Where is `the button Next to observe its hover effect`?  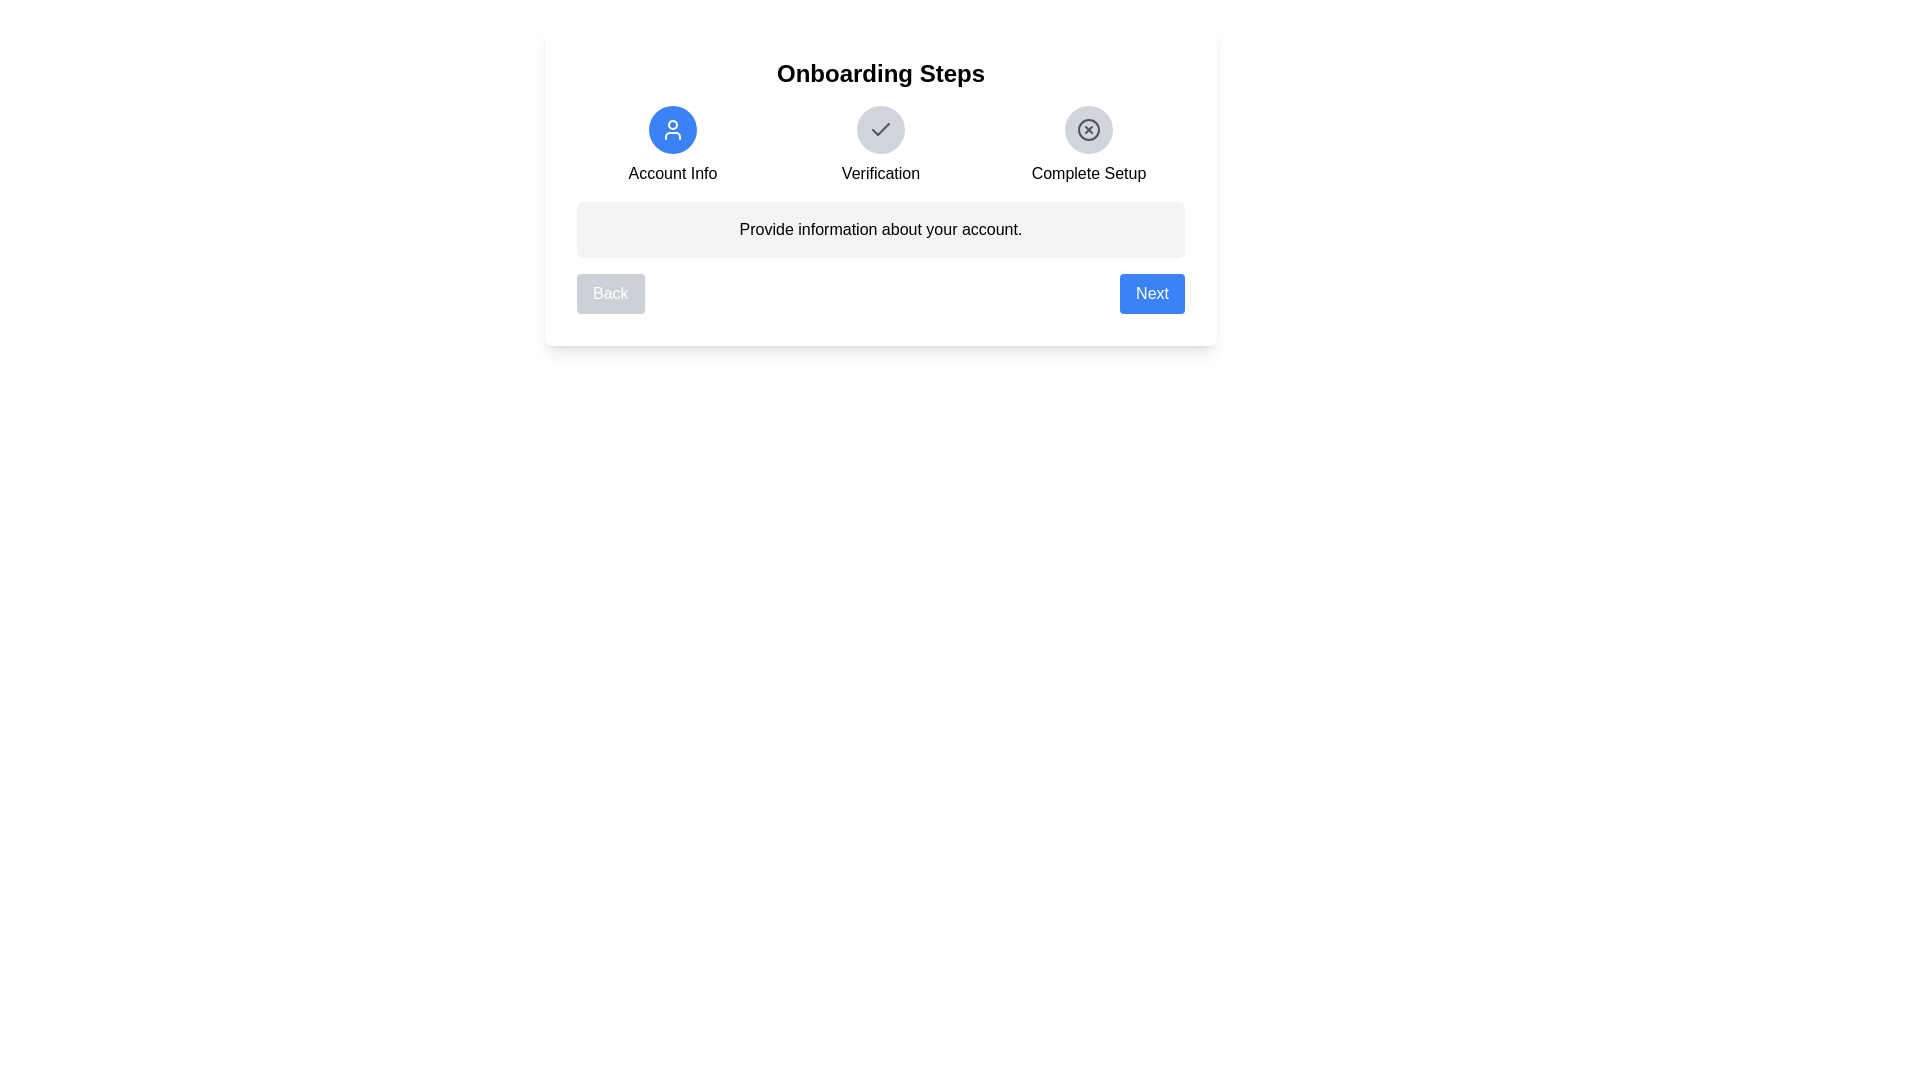 the button Next to observe its hover effect is located at coordinates (1152, 293).